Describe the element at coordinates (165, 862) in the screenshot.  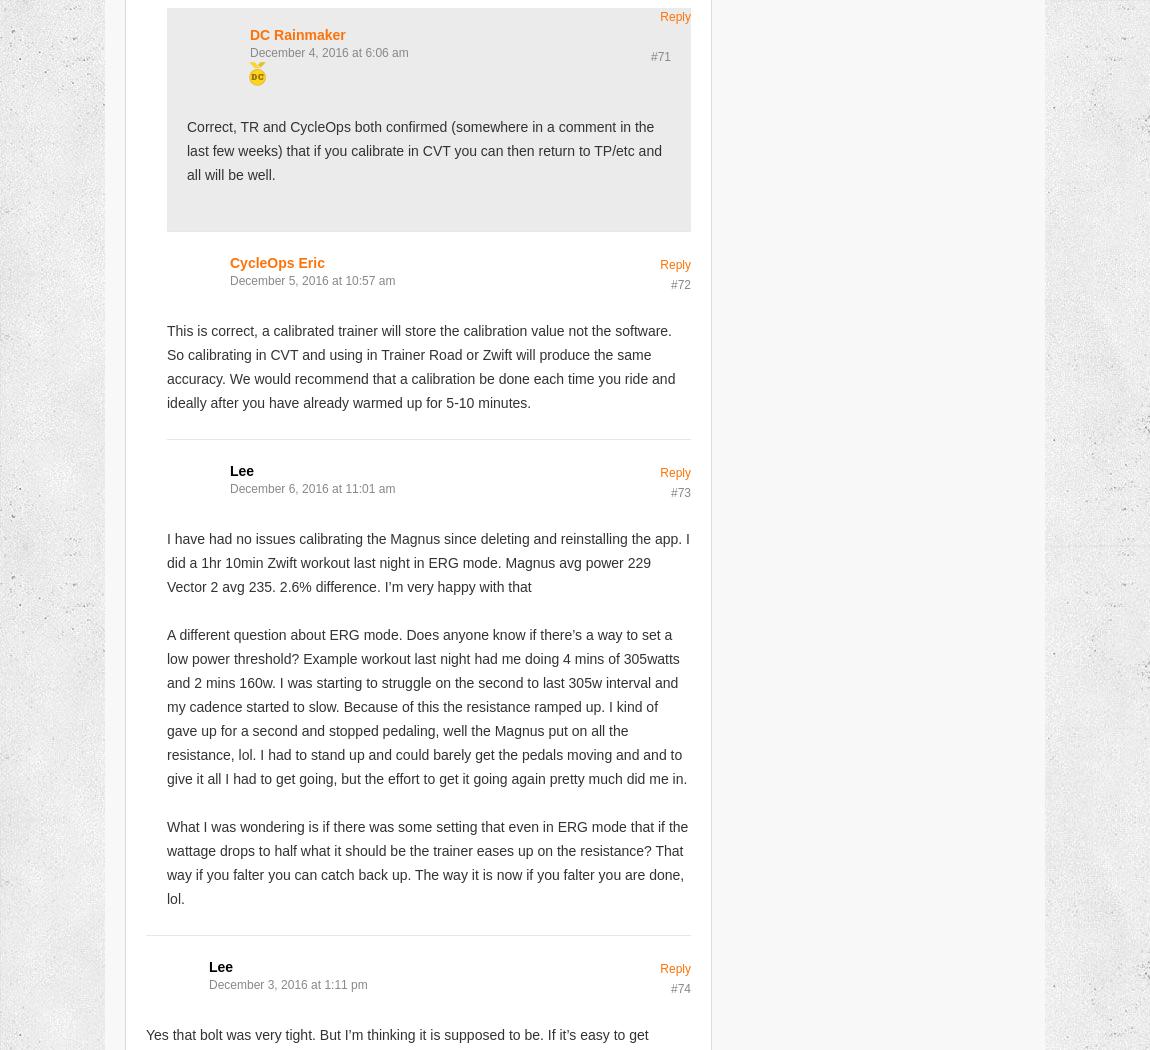
I see `'What I was wondering is if there was some setting that even in ERG mode that if the wattage drops to half what it should be the trainer eases up on the resistance? That way if you falter you can catch back up. The way it is now if you falter you are done, lol.'` at that location.